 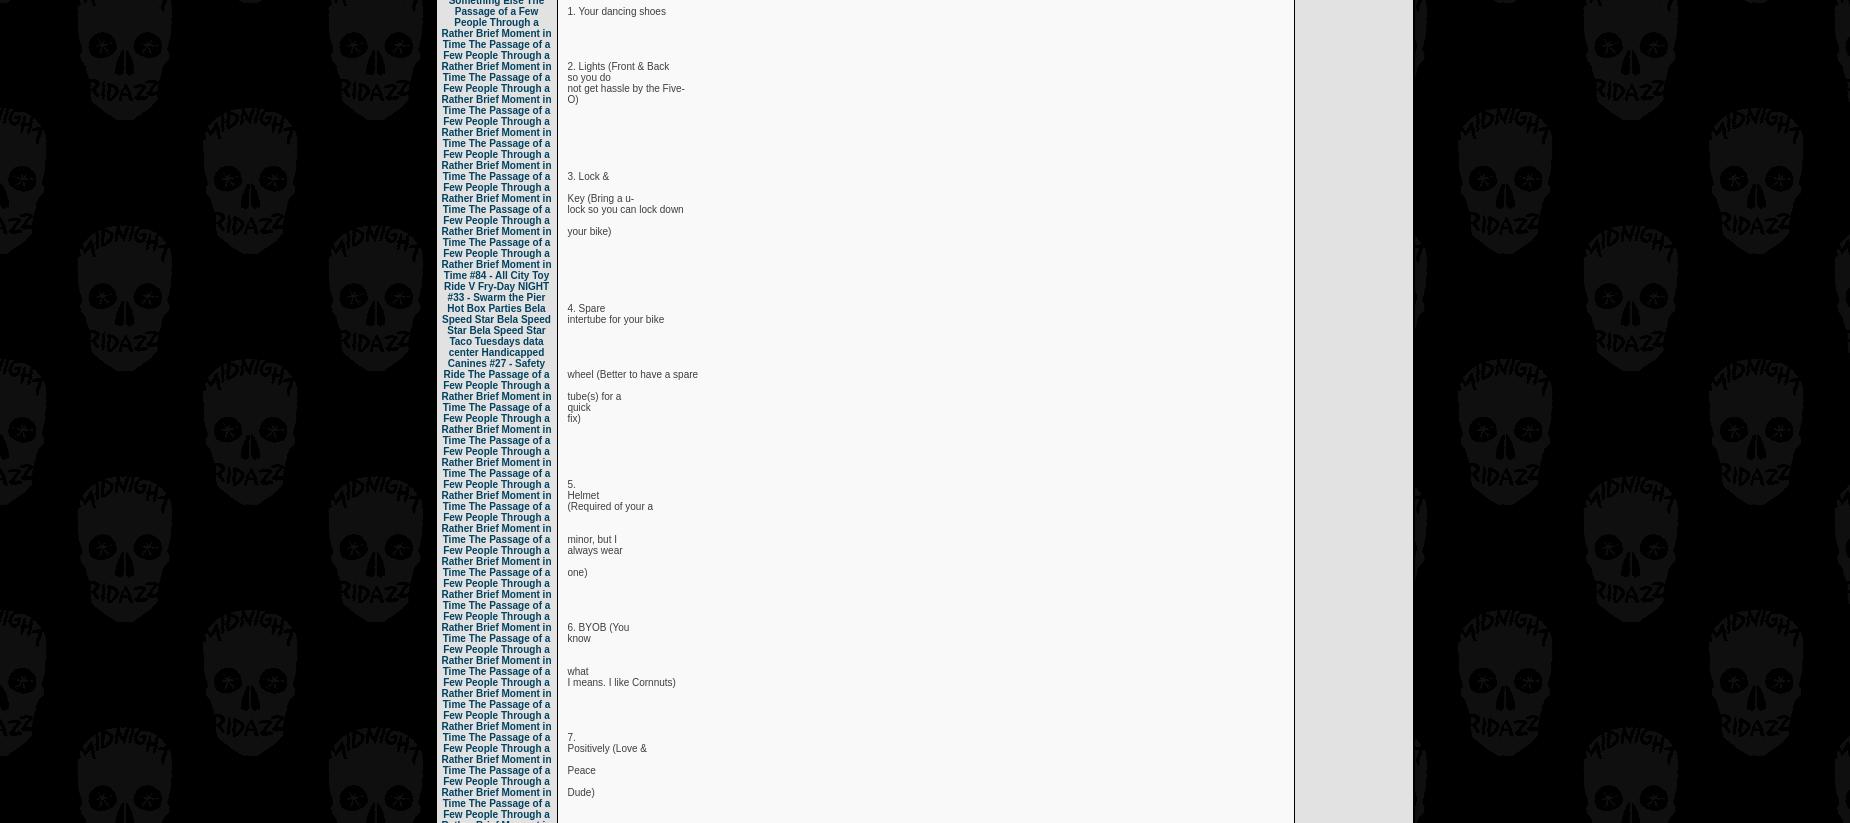 What do you see at coordinates (570, 483) in the screenshot?
I see `'5.'` at bounding box center [570, 483].